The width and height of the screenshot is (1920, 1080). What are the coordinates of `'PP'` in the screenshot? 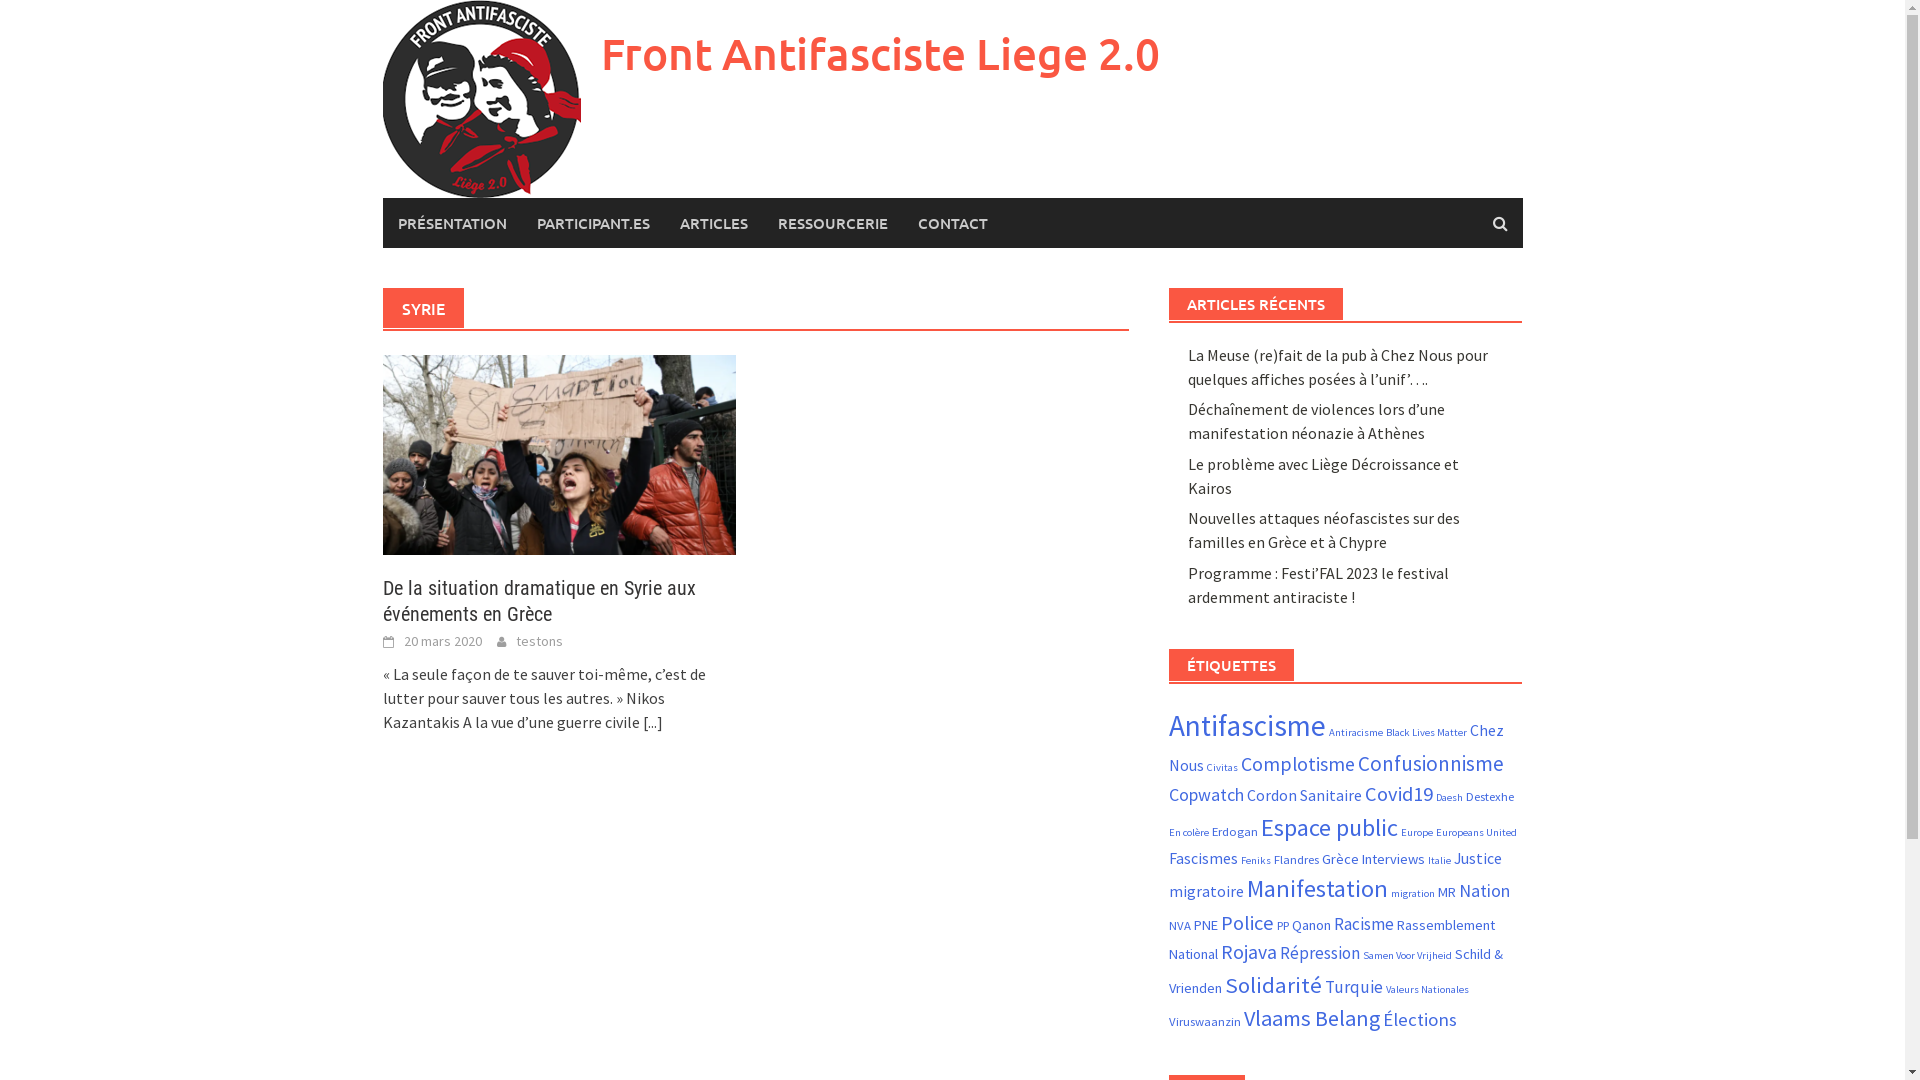 It's located at (1282, 925).